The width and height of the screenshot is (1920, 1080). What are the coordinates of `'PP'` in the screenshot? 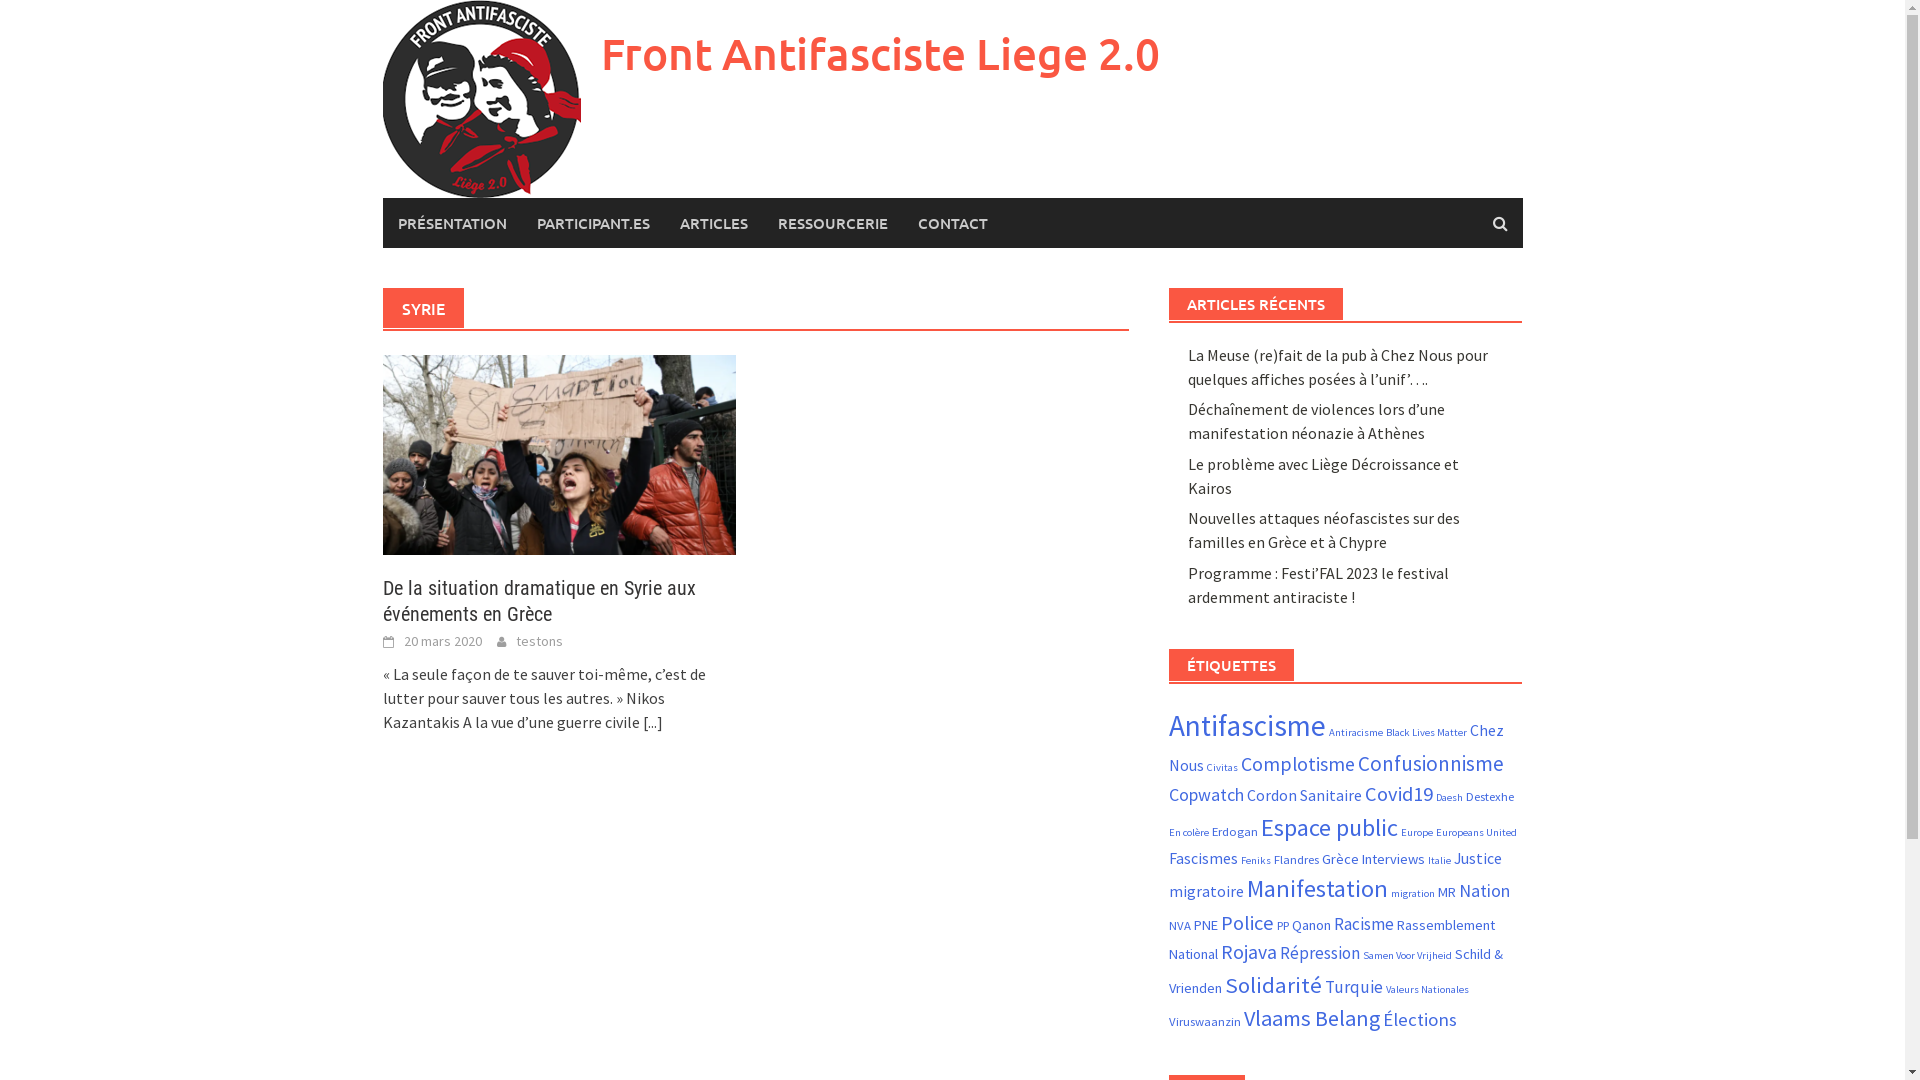 It's located at (1282, 925).